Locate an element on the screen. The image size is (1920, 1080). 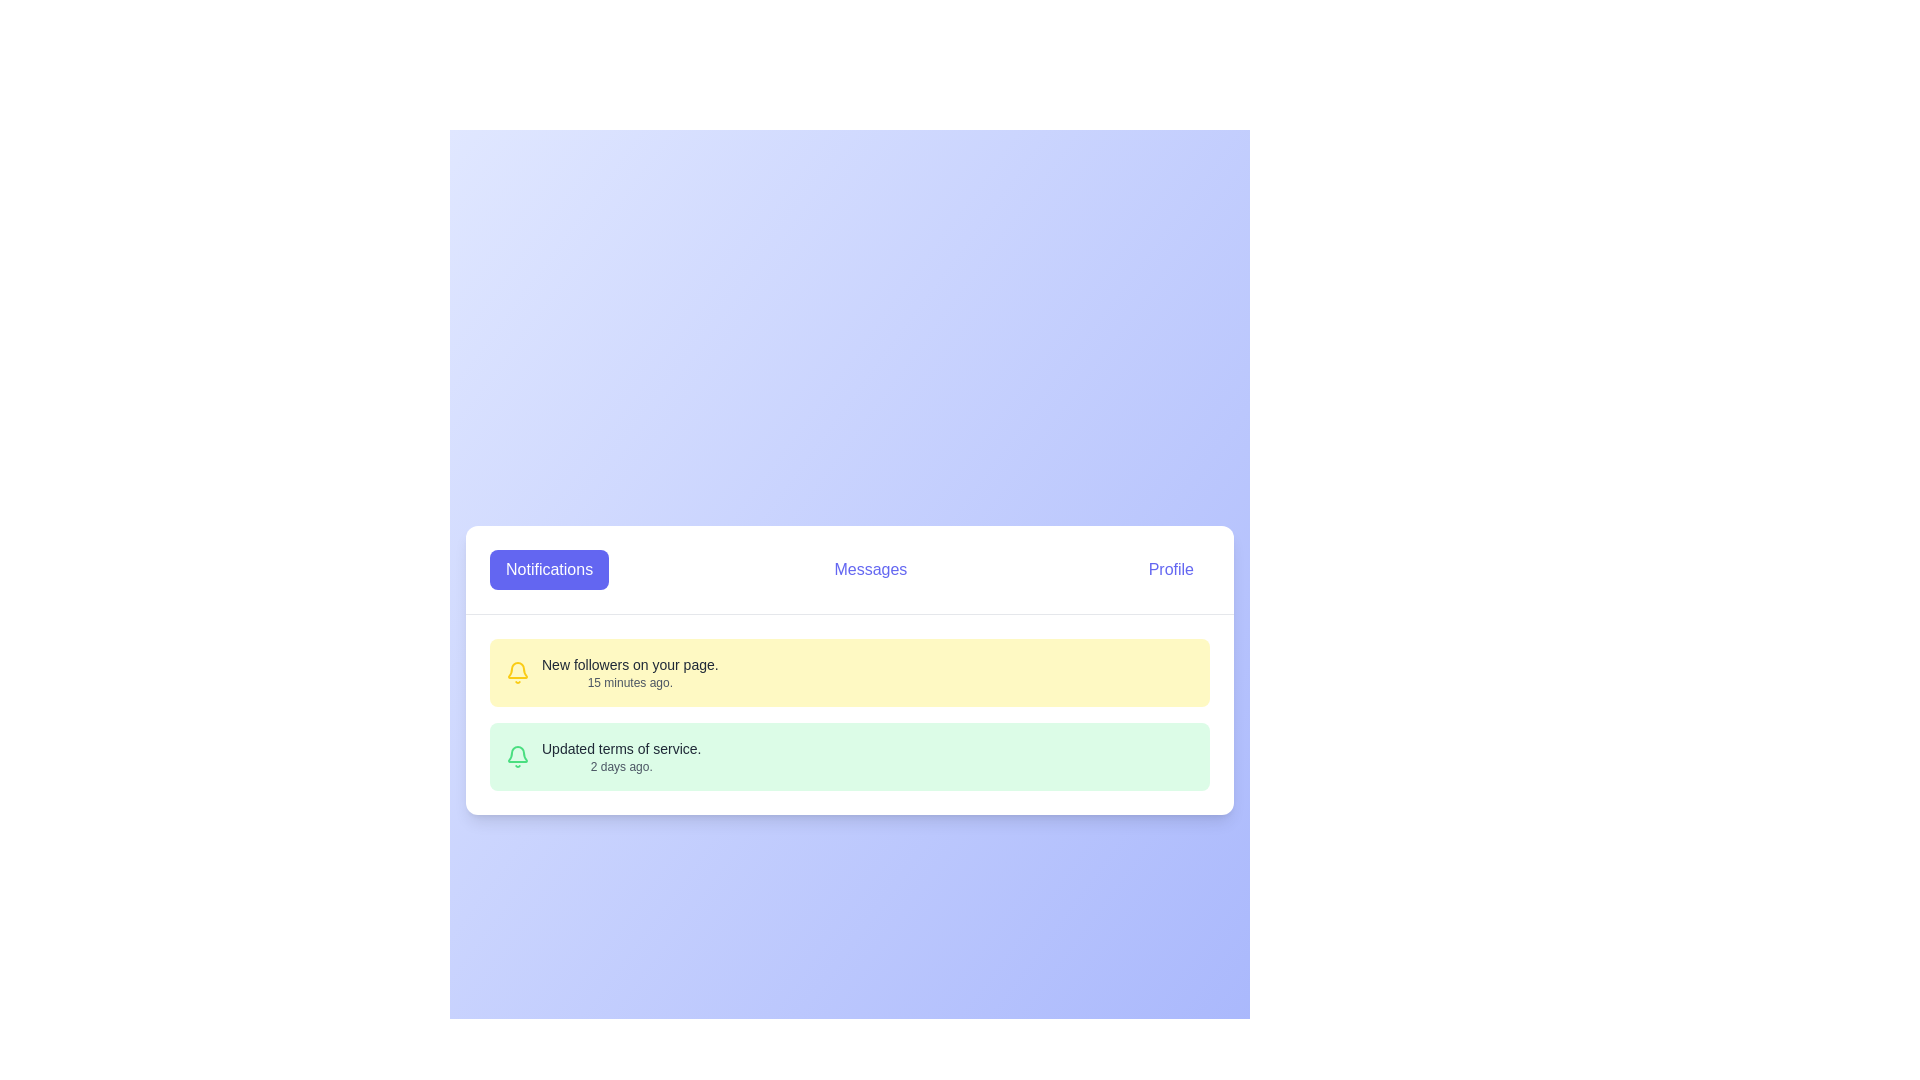
the static text label conveying the notification message about new followers for copying is located at coordinates (629, 664).